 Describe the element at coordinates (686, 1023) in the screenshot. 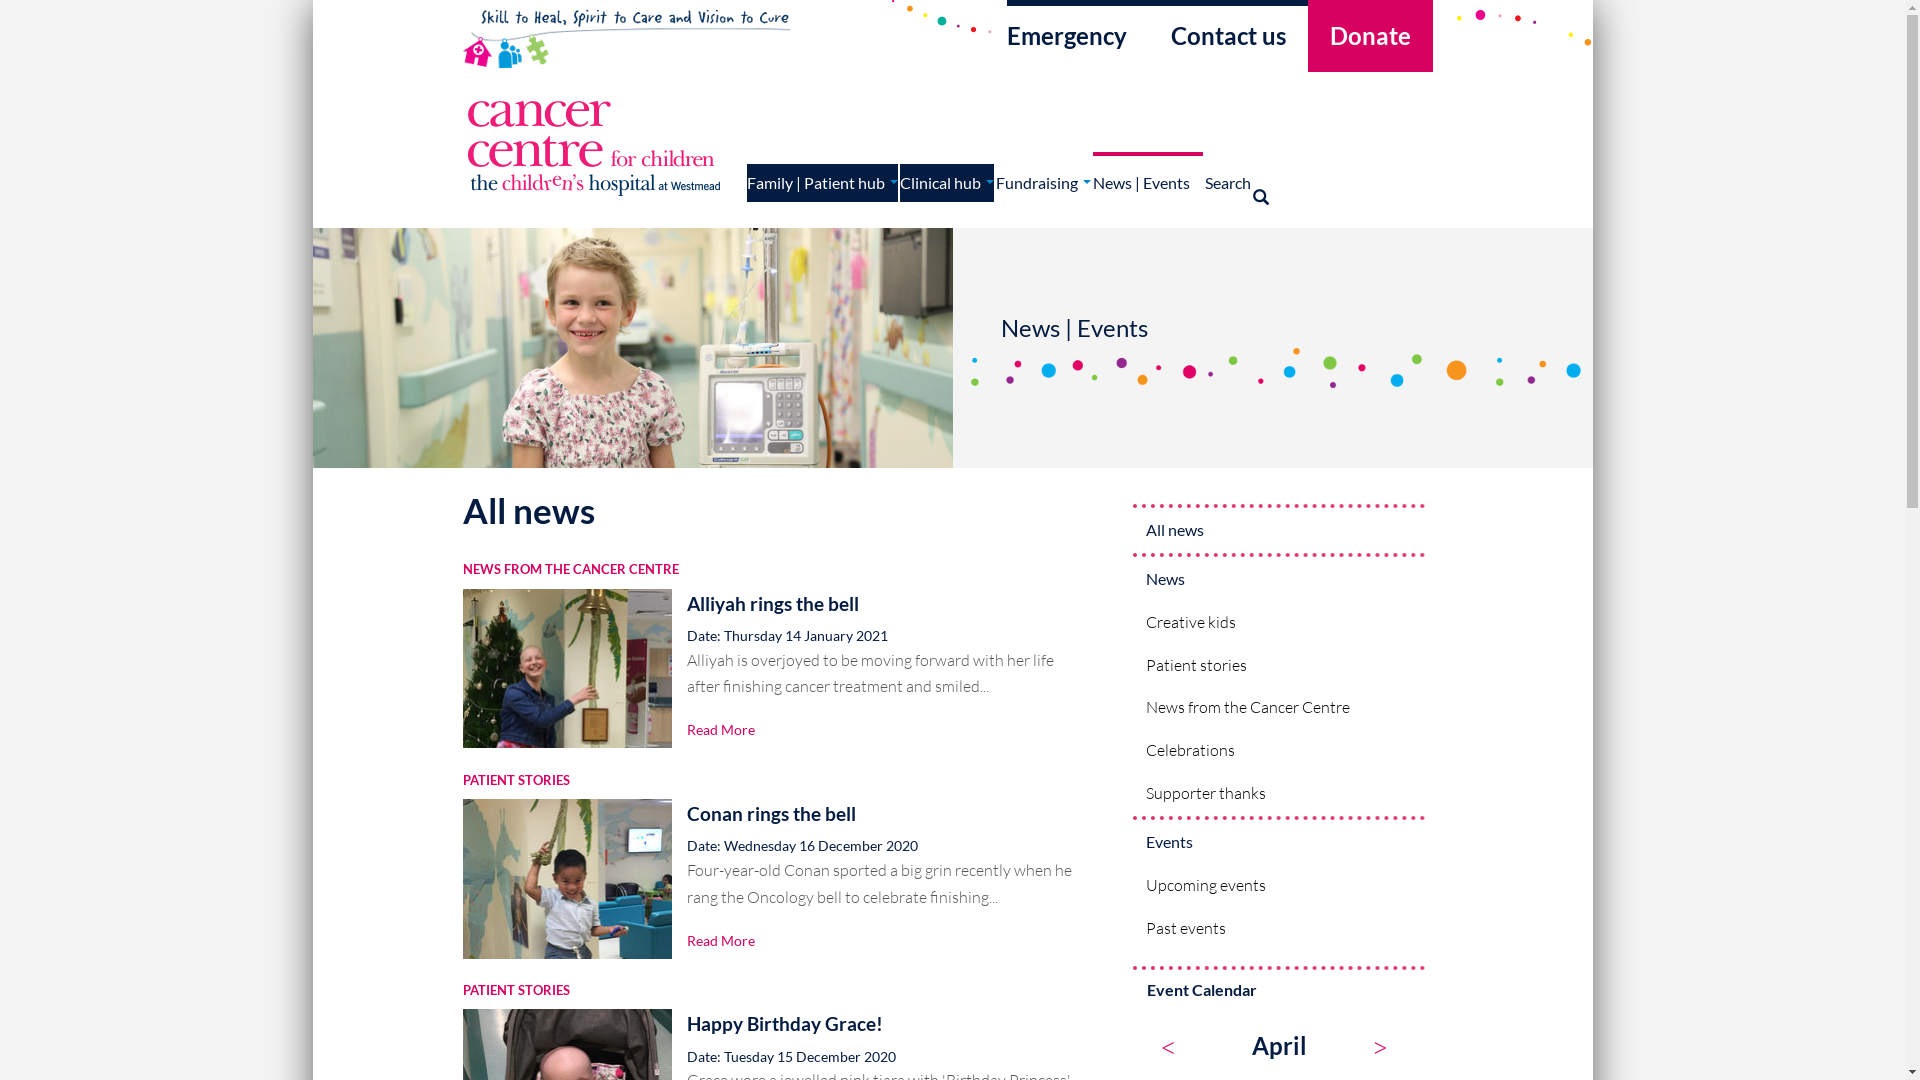

I see `'Happy Birthday Grace!'` at that location.